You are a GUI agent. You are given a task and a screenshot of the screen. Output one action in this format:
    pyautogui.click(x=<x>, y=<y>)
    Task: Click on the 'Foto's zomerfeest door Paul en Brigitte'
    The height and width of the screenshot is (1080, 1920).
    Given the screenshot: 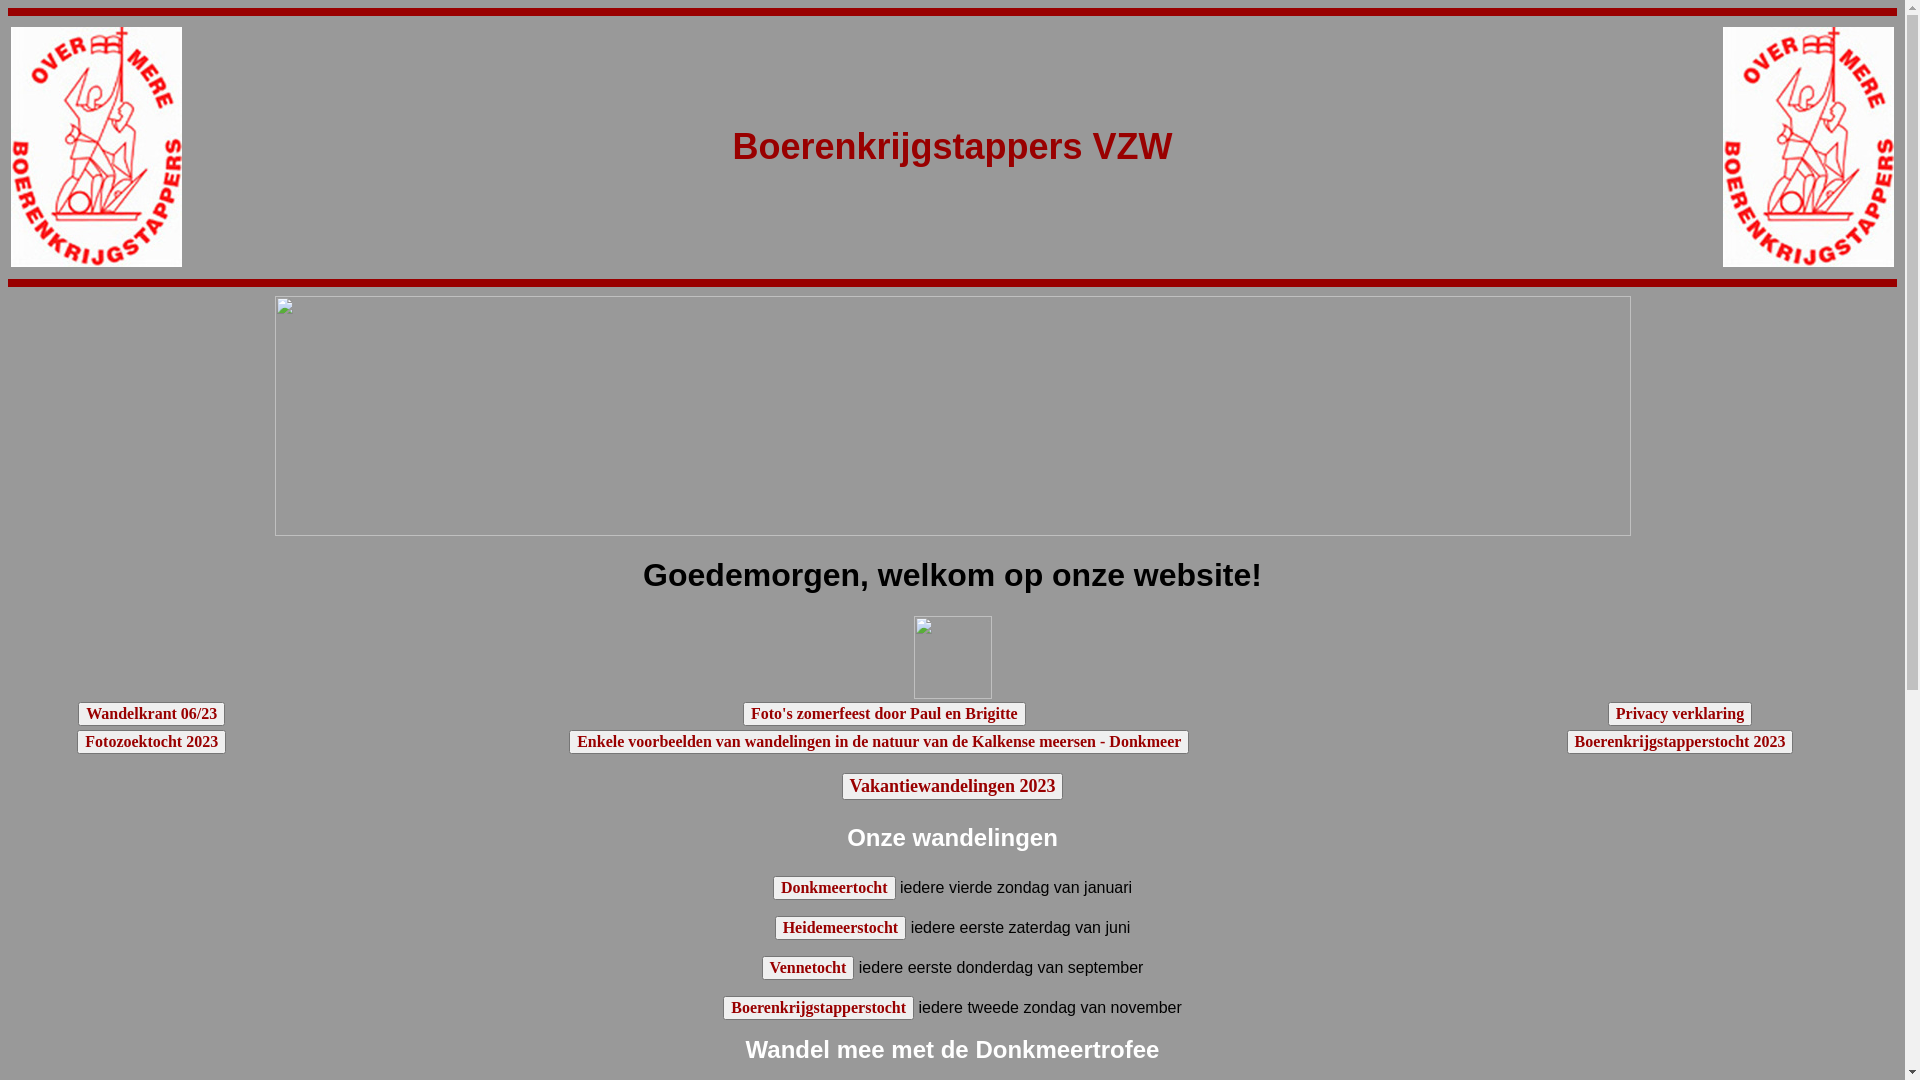 What is the action you would take?
    pyautogui.click(x=883, y=712)
    